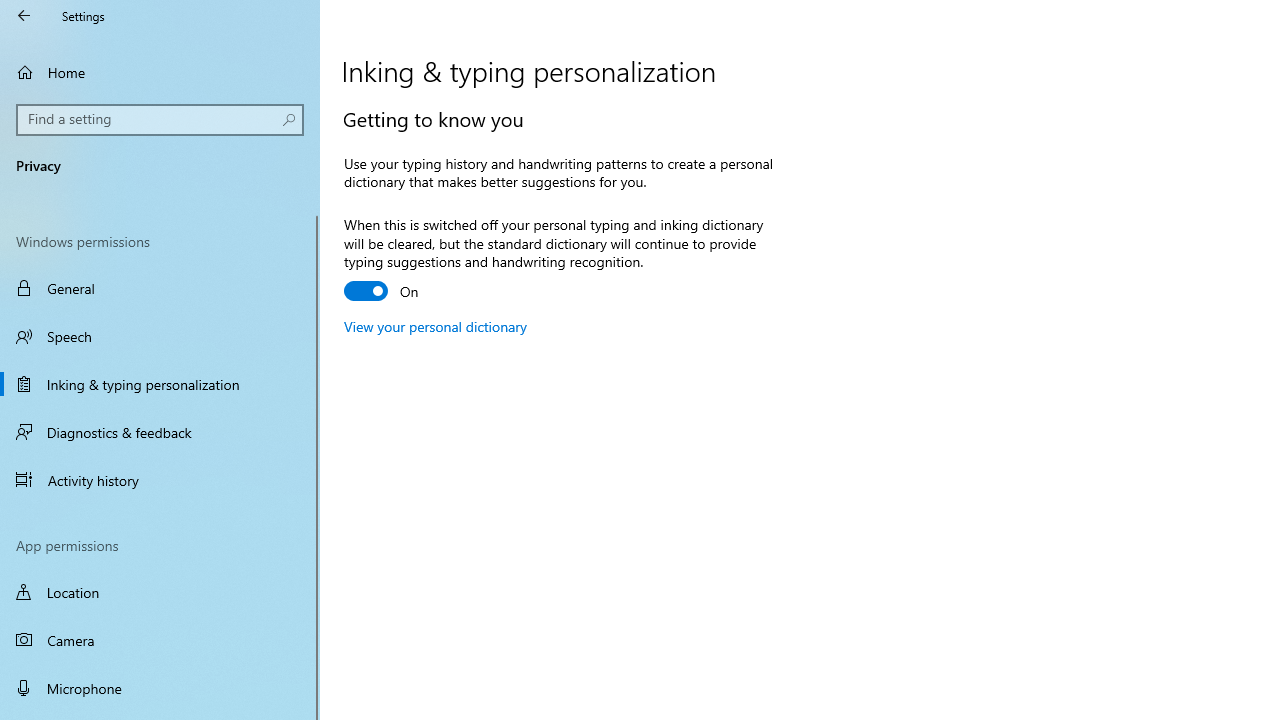 Image resolution: width=1280 pixels, height=720 pixels. What do you see at coordinates (160, 288) in the screenshot?
I see `'General'` at bounding box center [160, 288].